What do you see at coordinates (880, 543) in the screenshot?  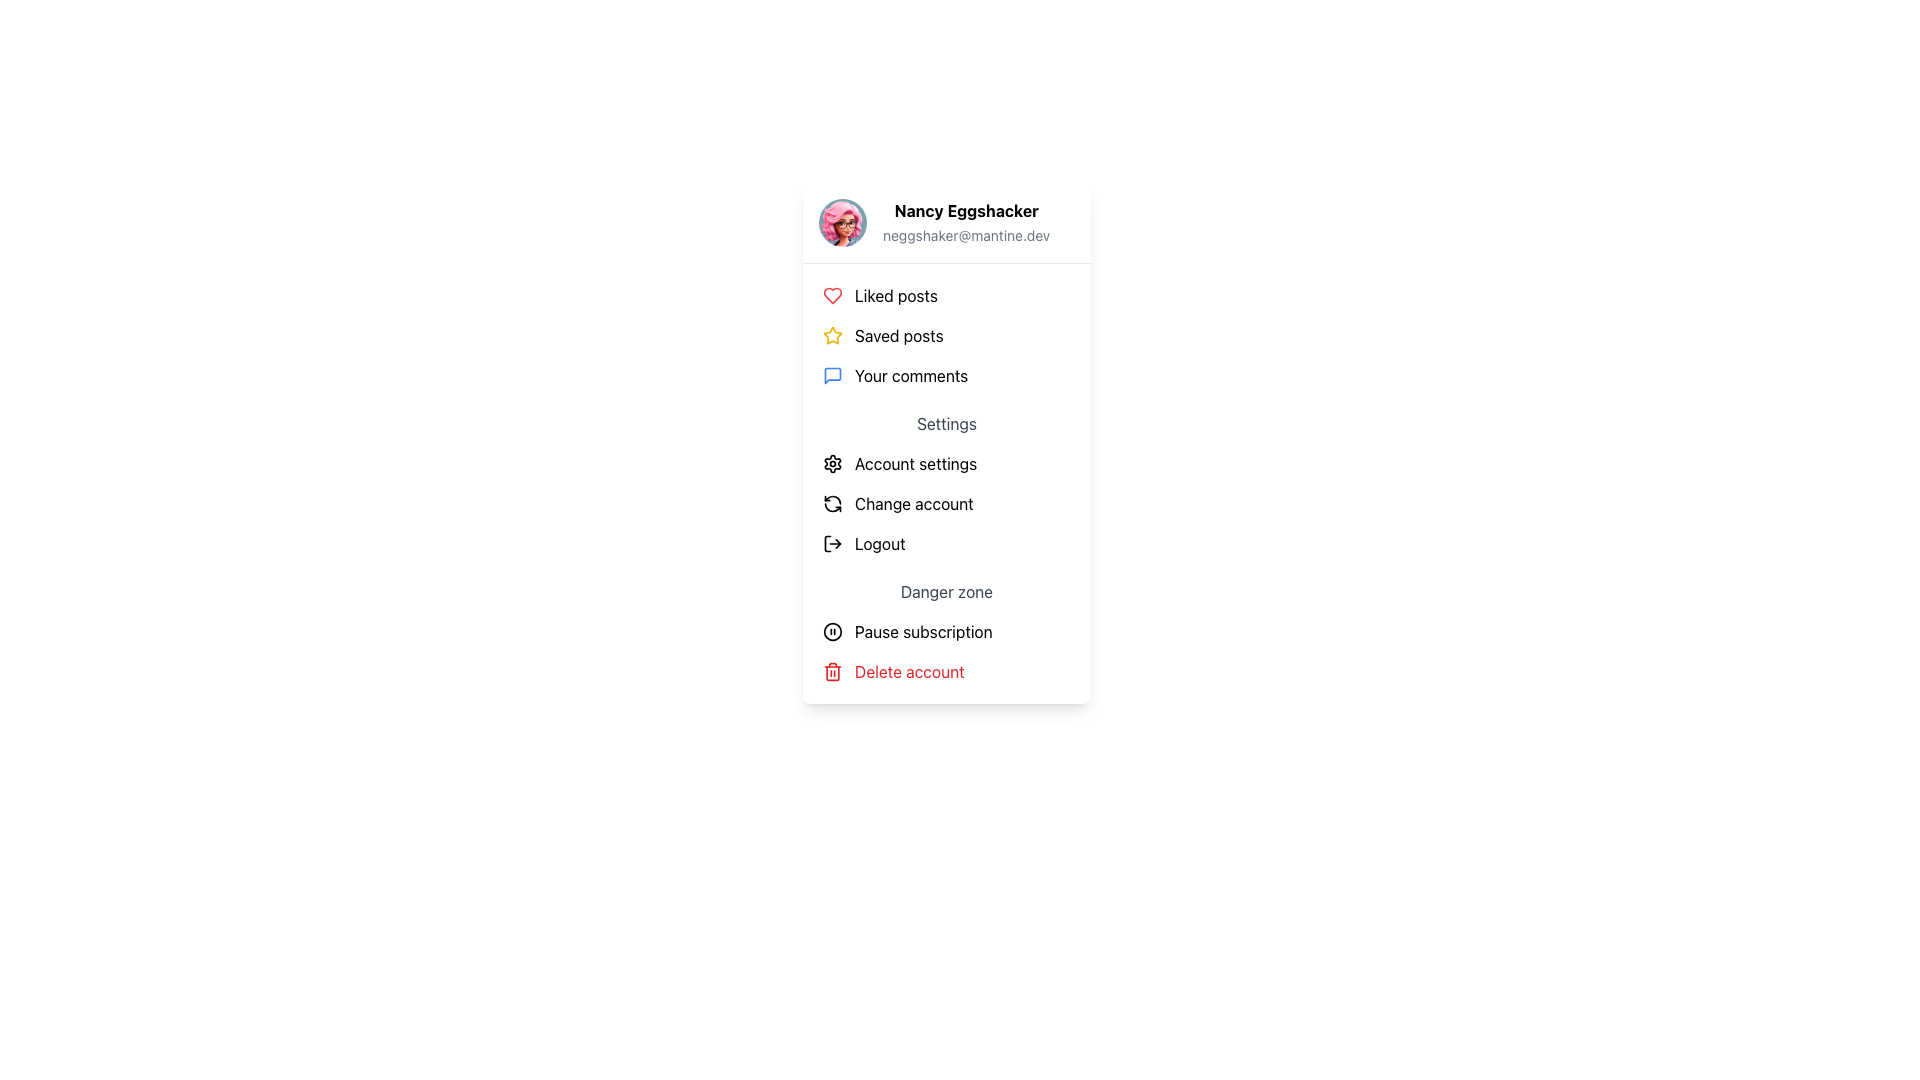 I see `the 'Logout' label in the vertical menu that indicates the functionality of logging out, positioned between 'Change account' and 'Danger zone'` at bounding box center [880, 543].